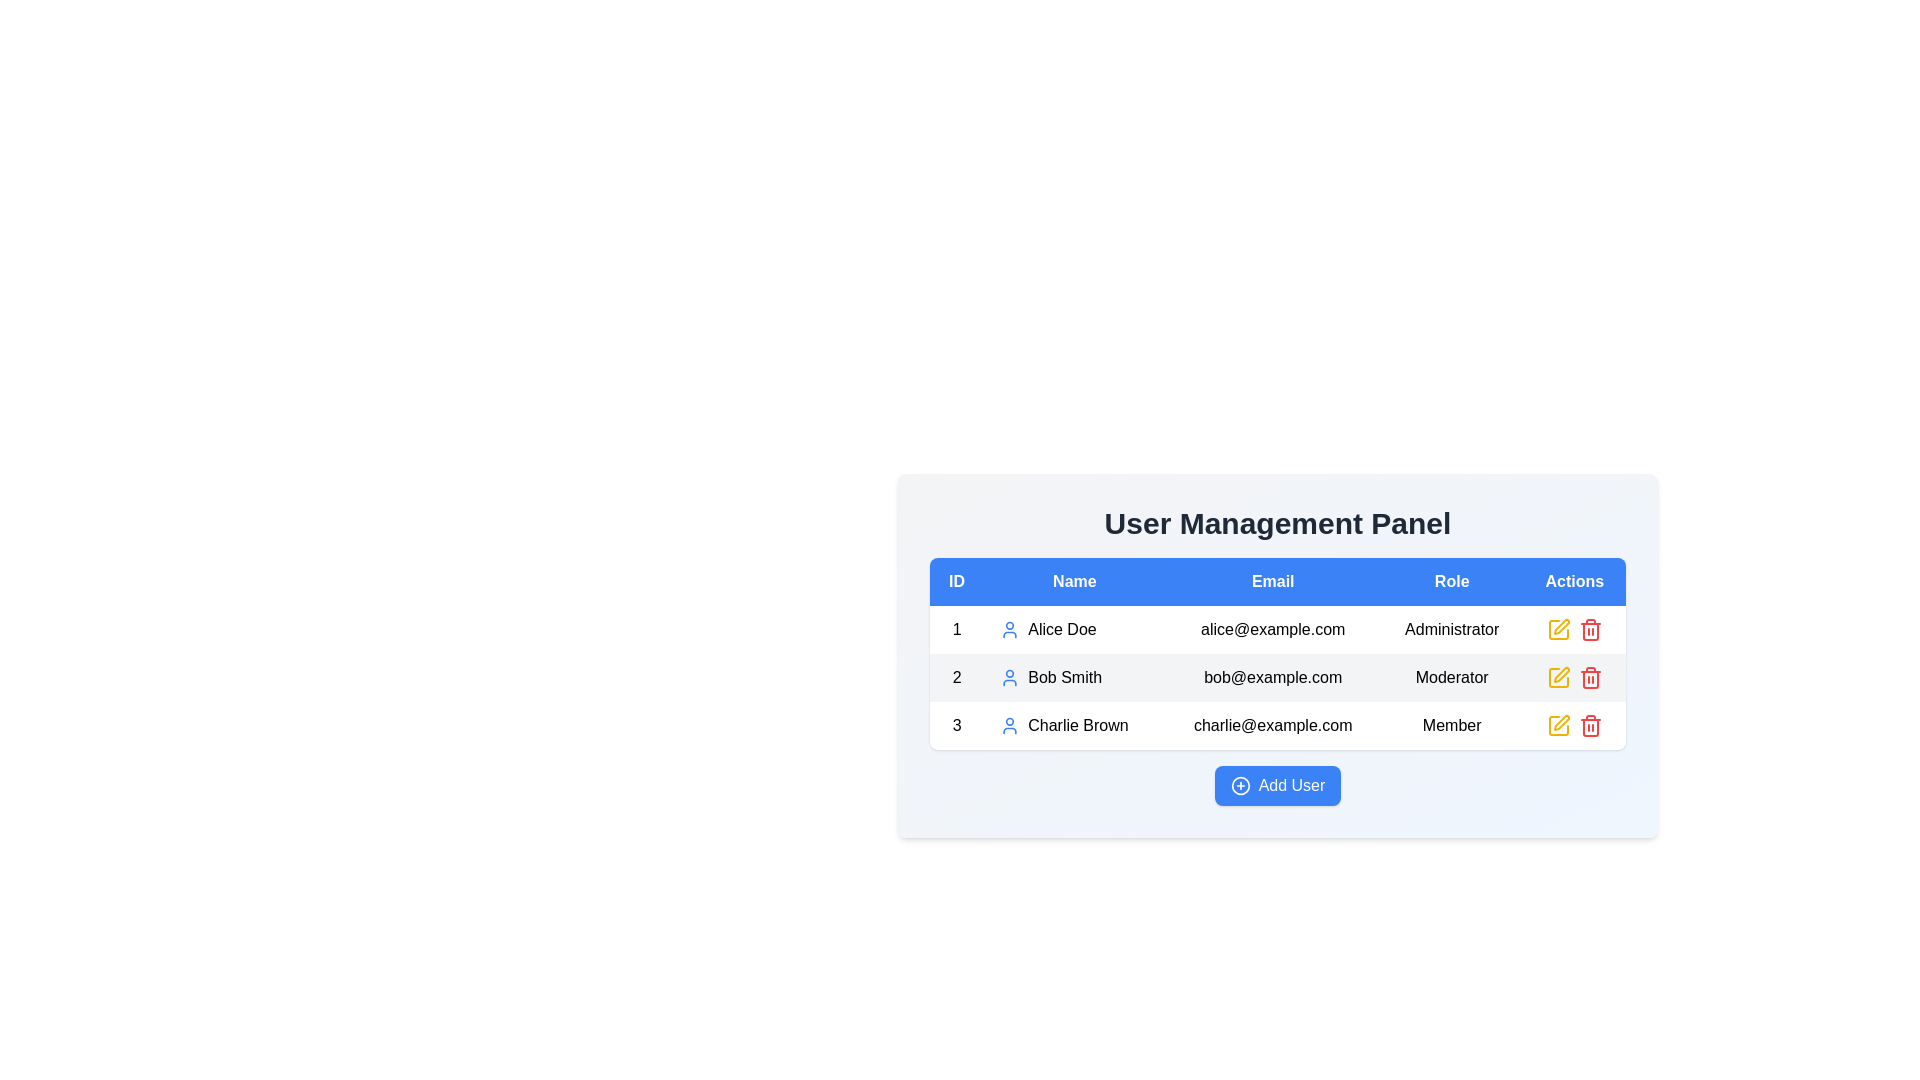  I want to click on the second row of the table that displays user data, which is located immediately below the header row, for further actions, so click(1276, 677).